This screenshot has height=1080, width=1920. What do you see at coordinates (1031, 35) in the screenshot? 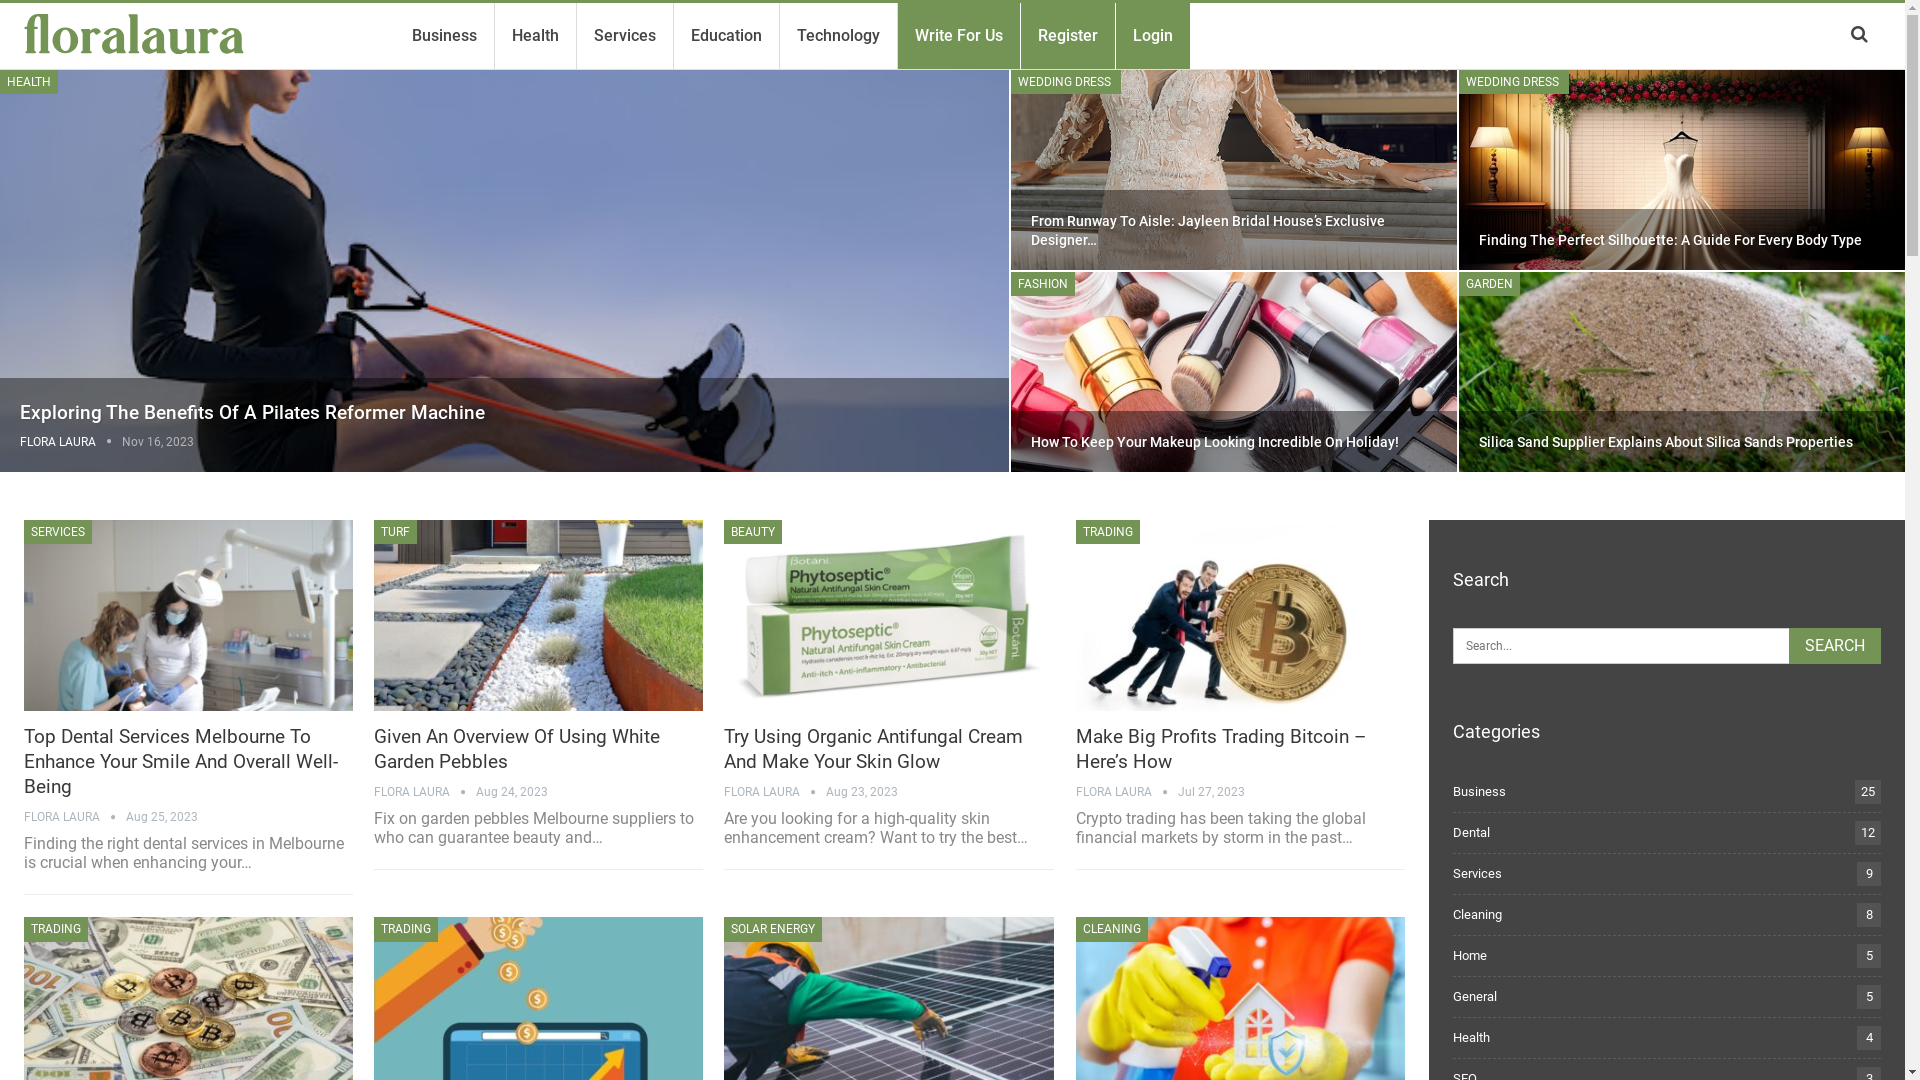
I see `'Register'` at bounding box center [1031, 35].